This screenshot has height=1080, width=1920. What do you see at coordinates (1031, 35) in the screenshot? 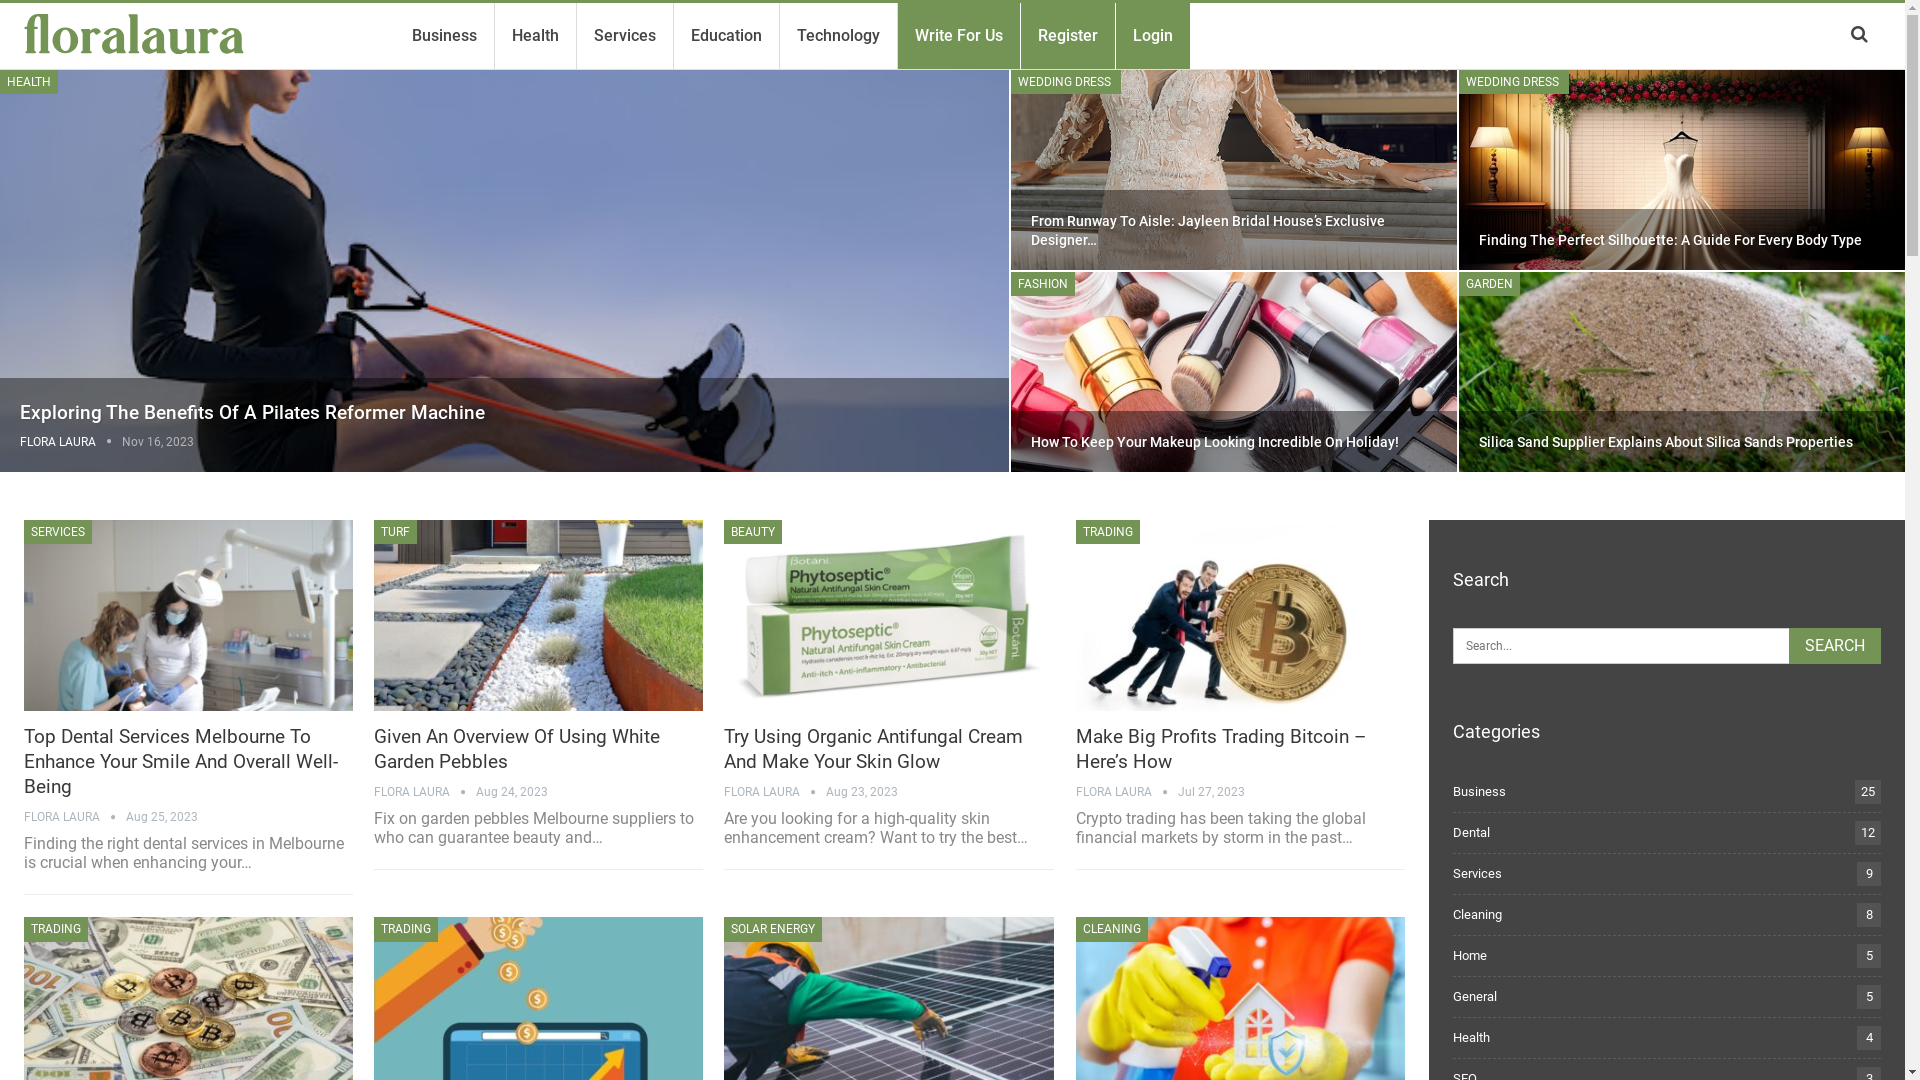
I see `'Register'` at bounding box center [1031, 35].